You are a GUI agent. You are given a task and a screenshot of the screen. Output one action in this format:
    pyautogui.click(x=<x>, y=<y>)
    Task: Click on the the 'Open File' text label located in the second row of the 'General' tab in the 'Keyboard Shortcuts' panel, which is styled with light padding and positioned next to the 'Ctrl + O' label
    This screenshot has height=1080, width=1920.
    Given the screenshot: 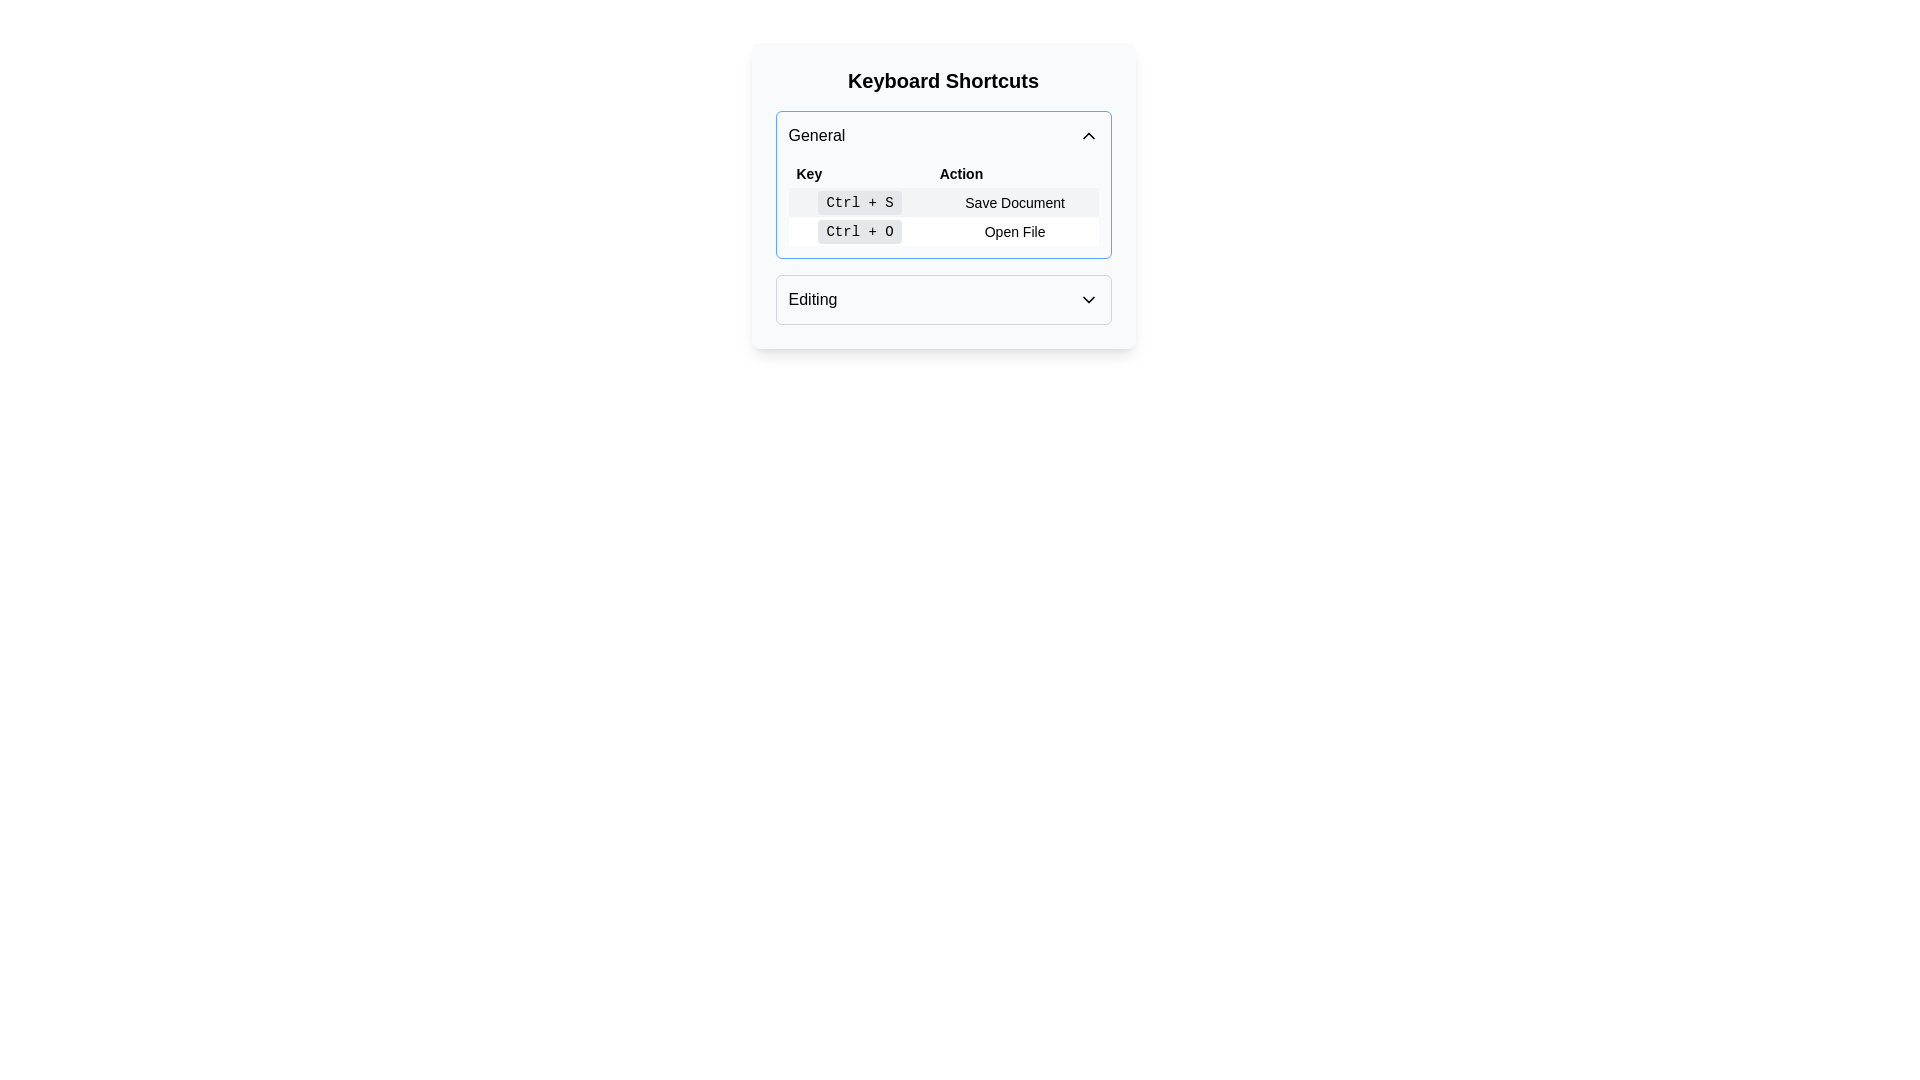 What is the action you would take?
    pyautogui.click(x=1015, y=230)
    